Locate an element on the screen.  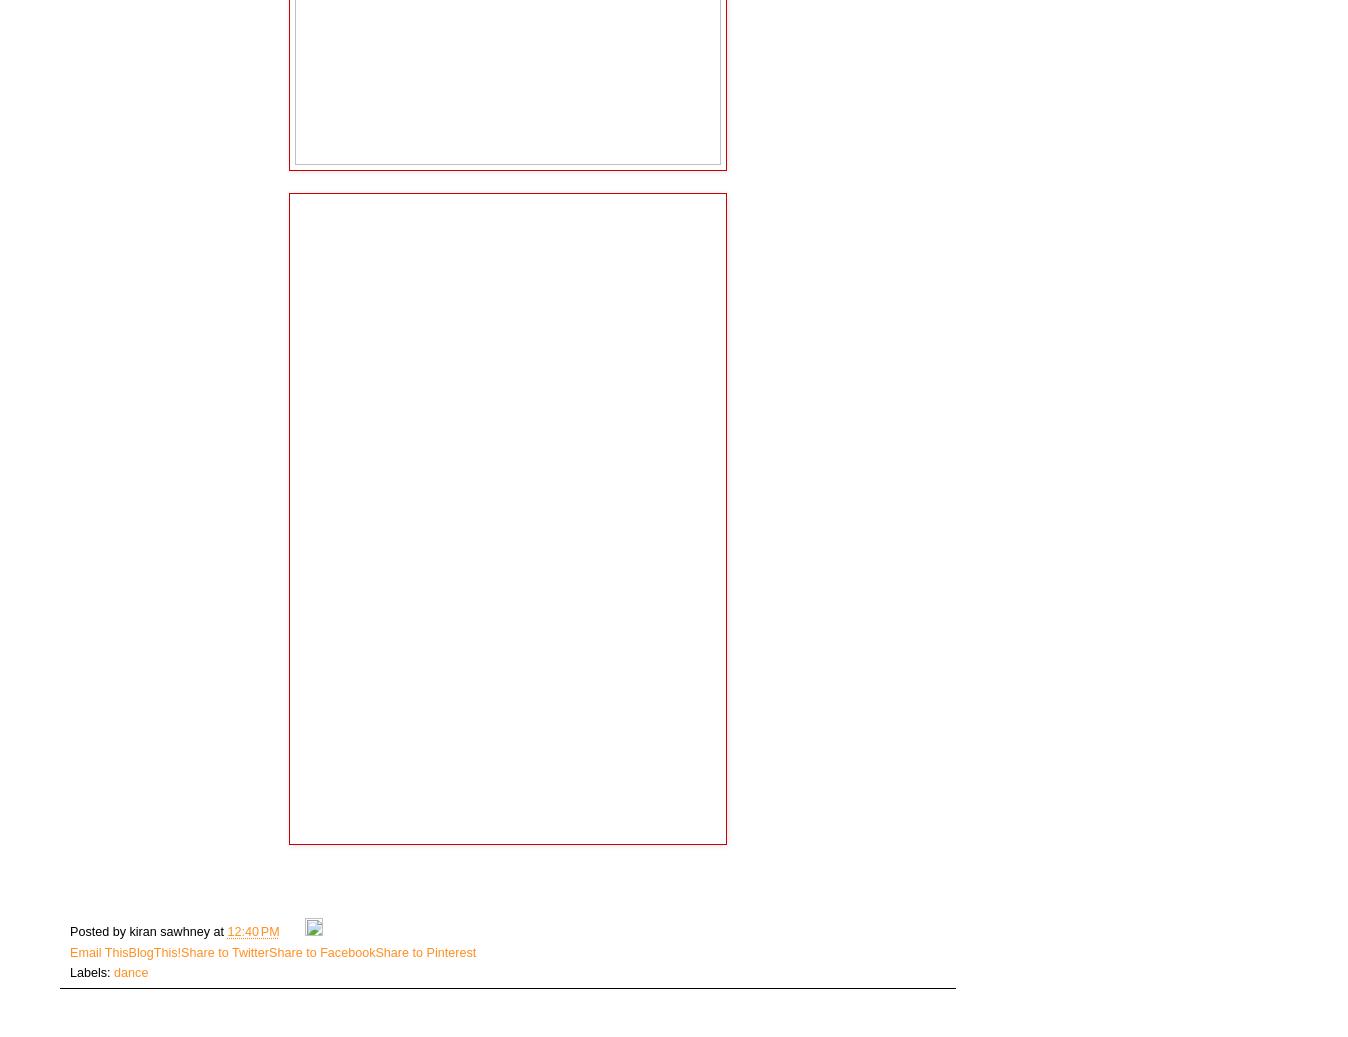
'Email This' is located at coordinates (97, 951).